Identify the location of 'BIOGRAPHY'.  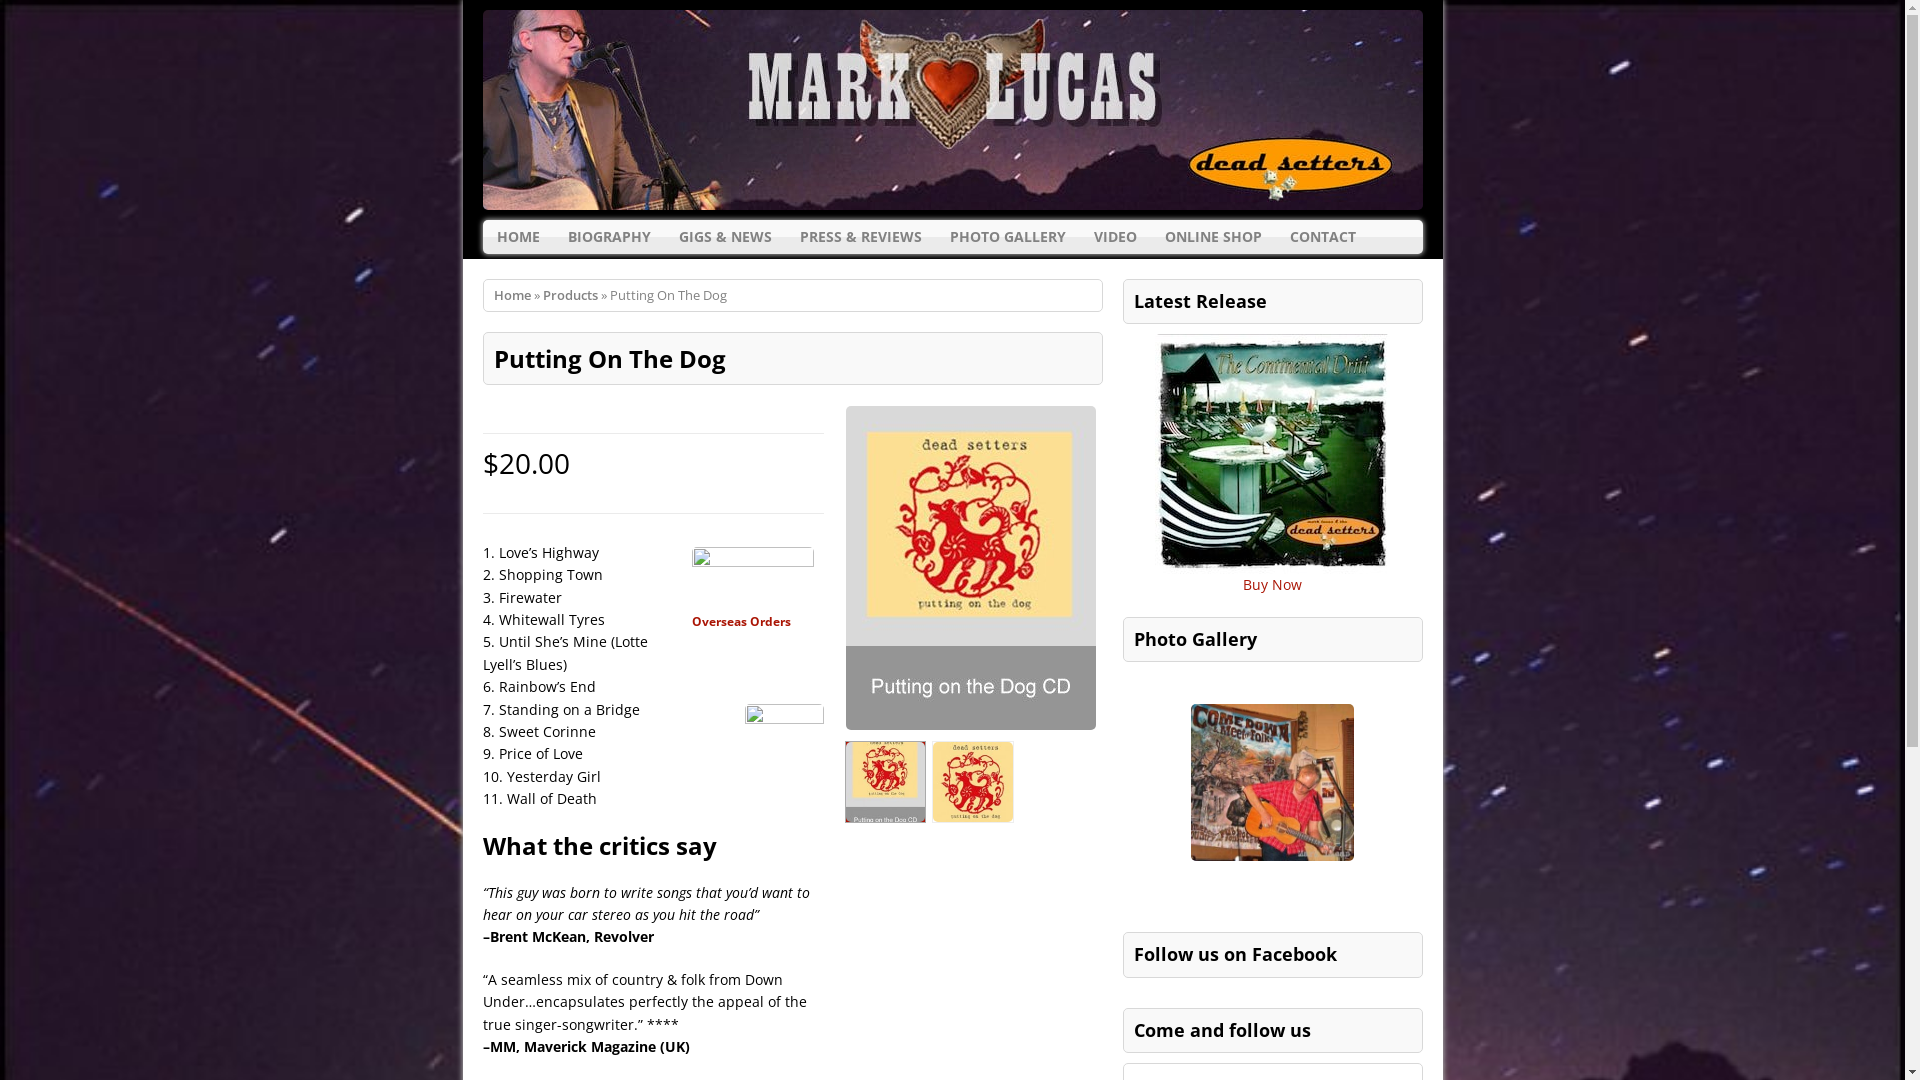
(608, 235).